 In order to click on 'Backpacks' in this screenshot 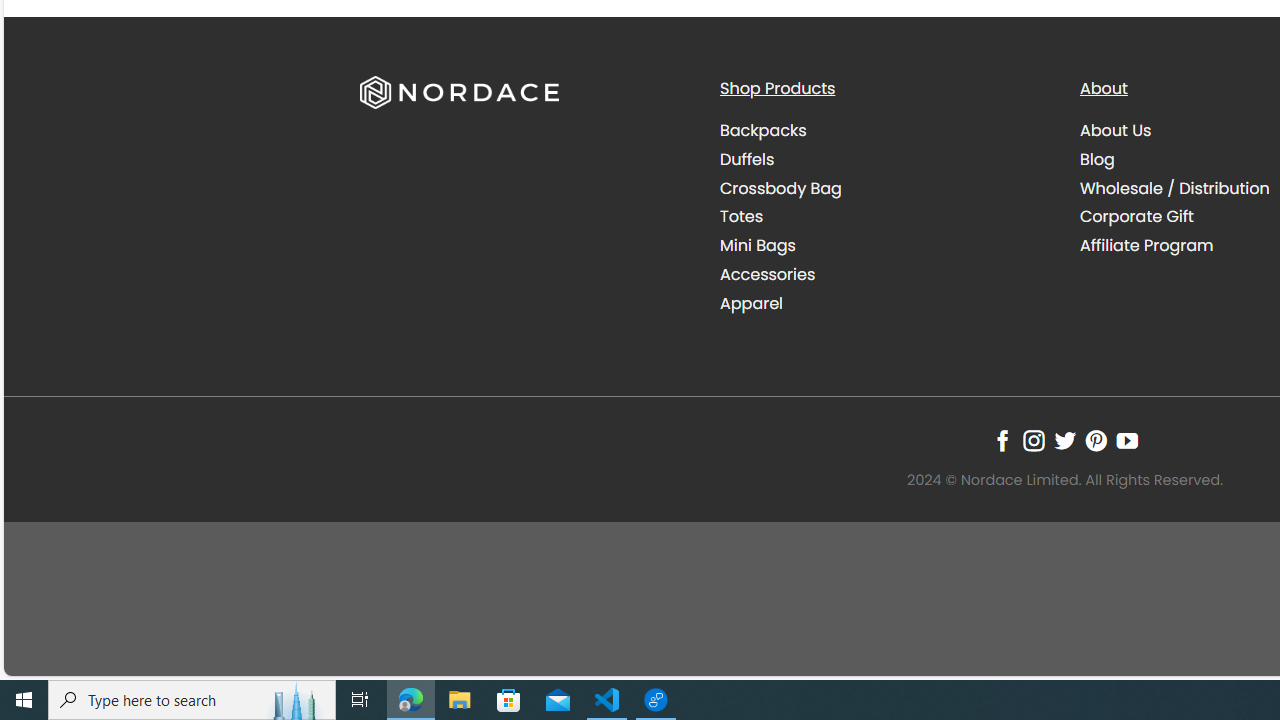, I will do `click(761, 131)`.